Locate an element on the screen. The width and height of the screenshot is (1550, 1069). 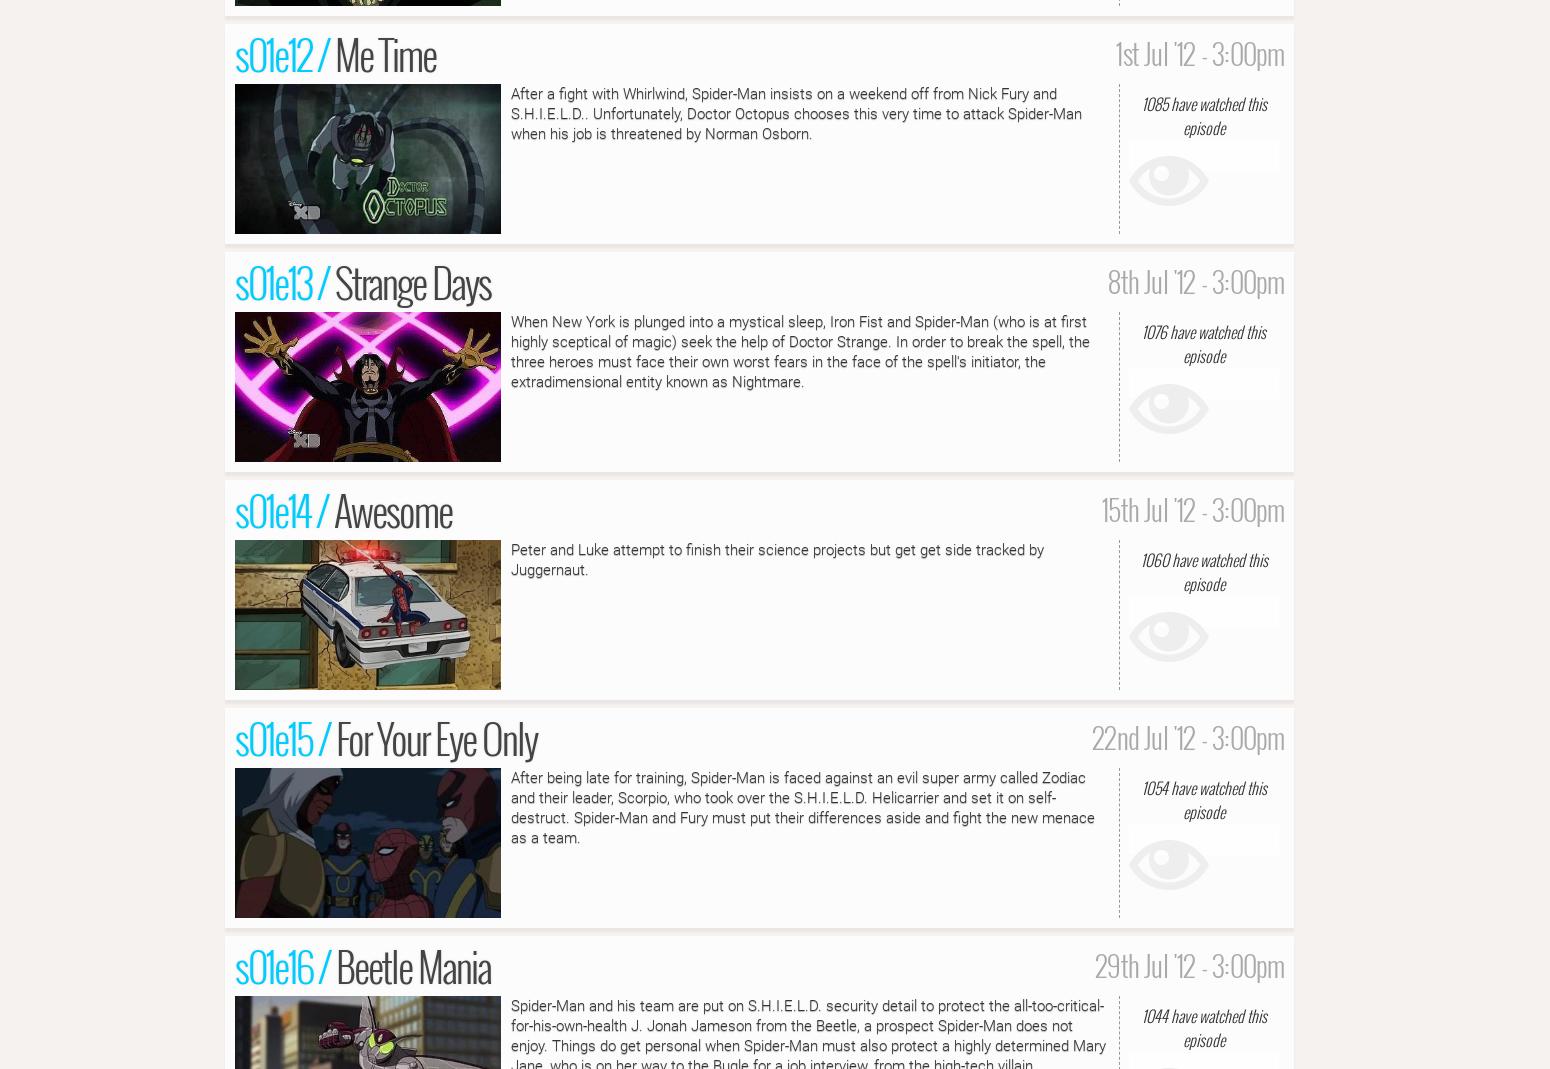
'22nd Jul '12 - 3:00pm' is located at coordinates (1188, 735).